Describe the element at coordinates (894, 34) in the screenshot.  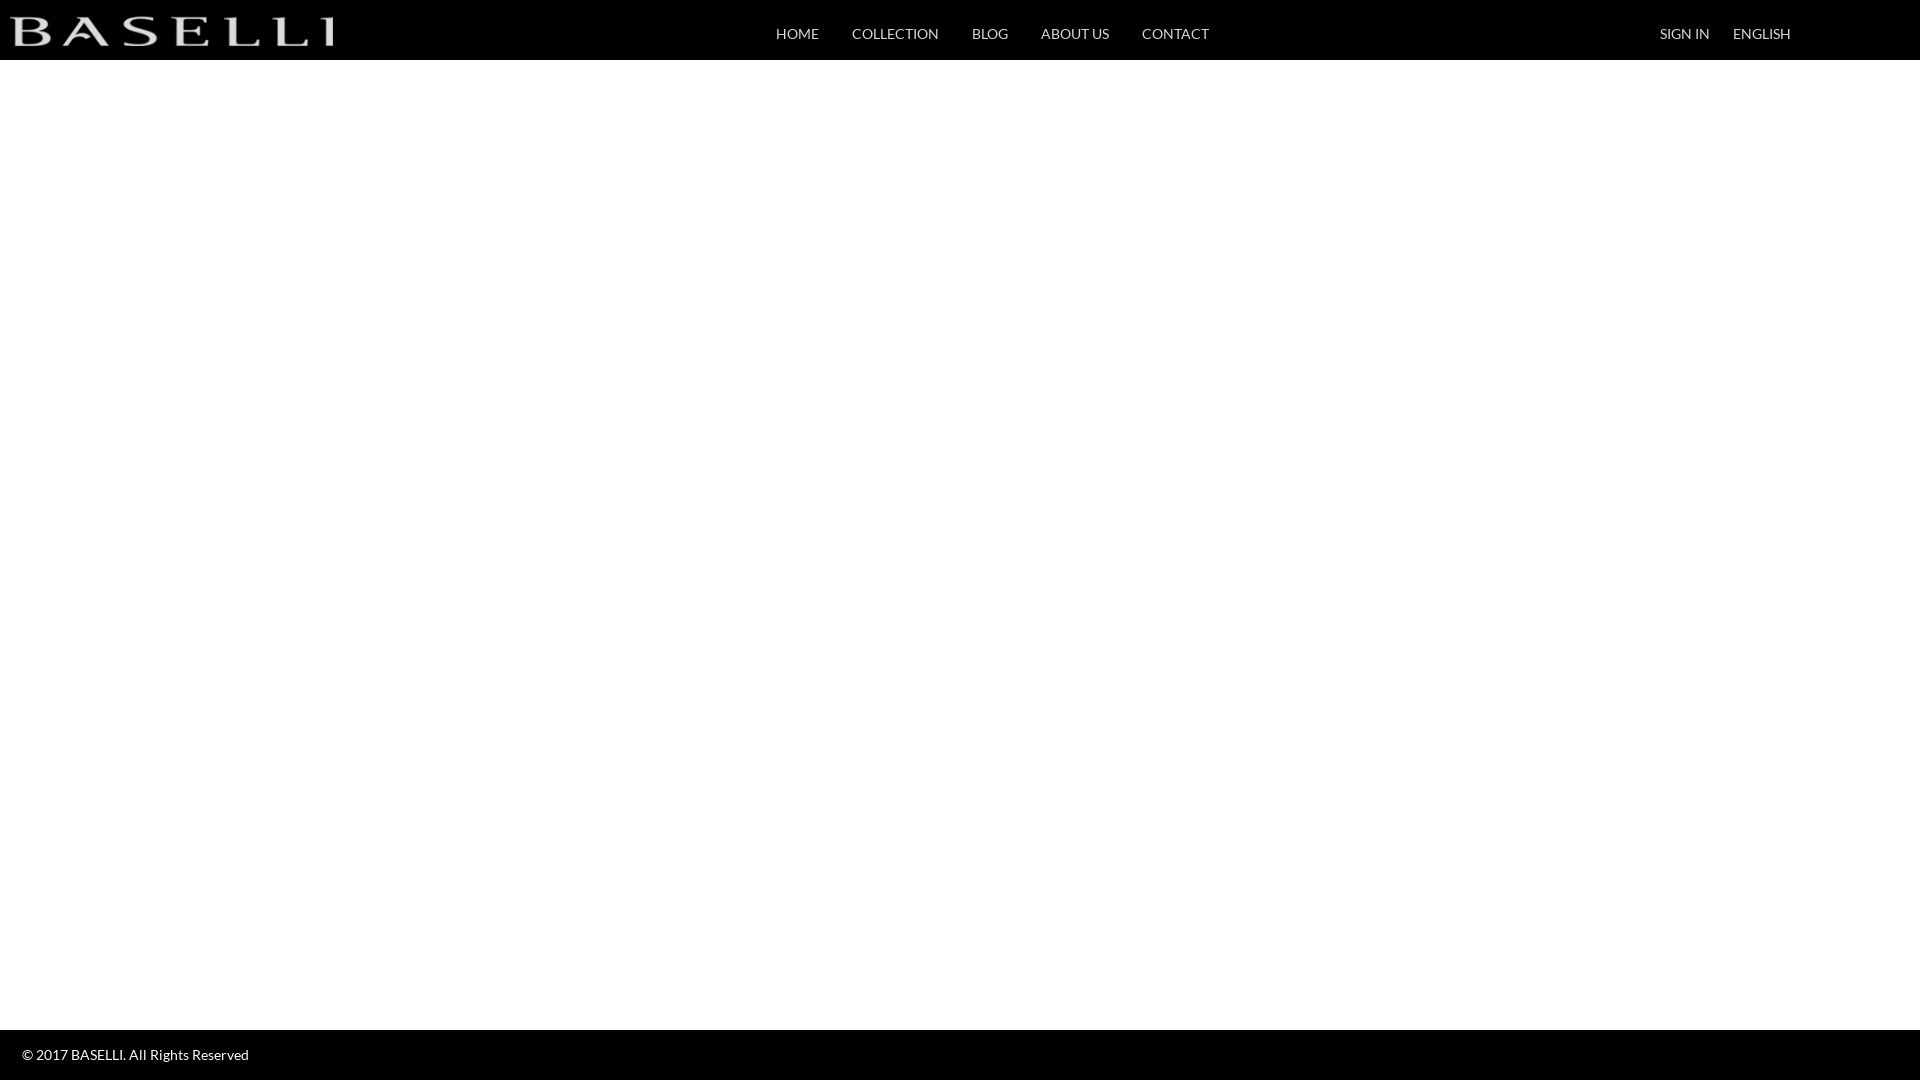
I see `'COLLECTION'` at that location.